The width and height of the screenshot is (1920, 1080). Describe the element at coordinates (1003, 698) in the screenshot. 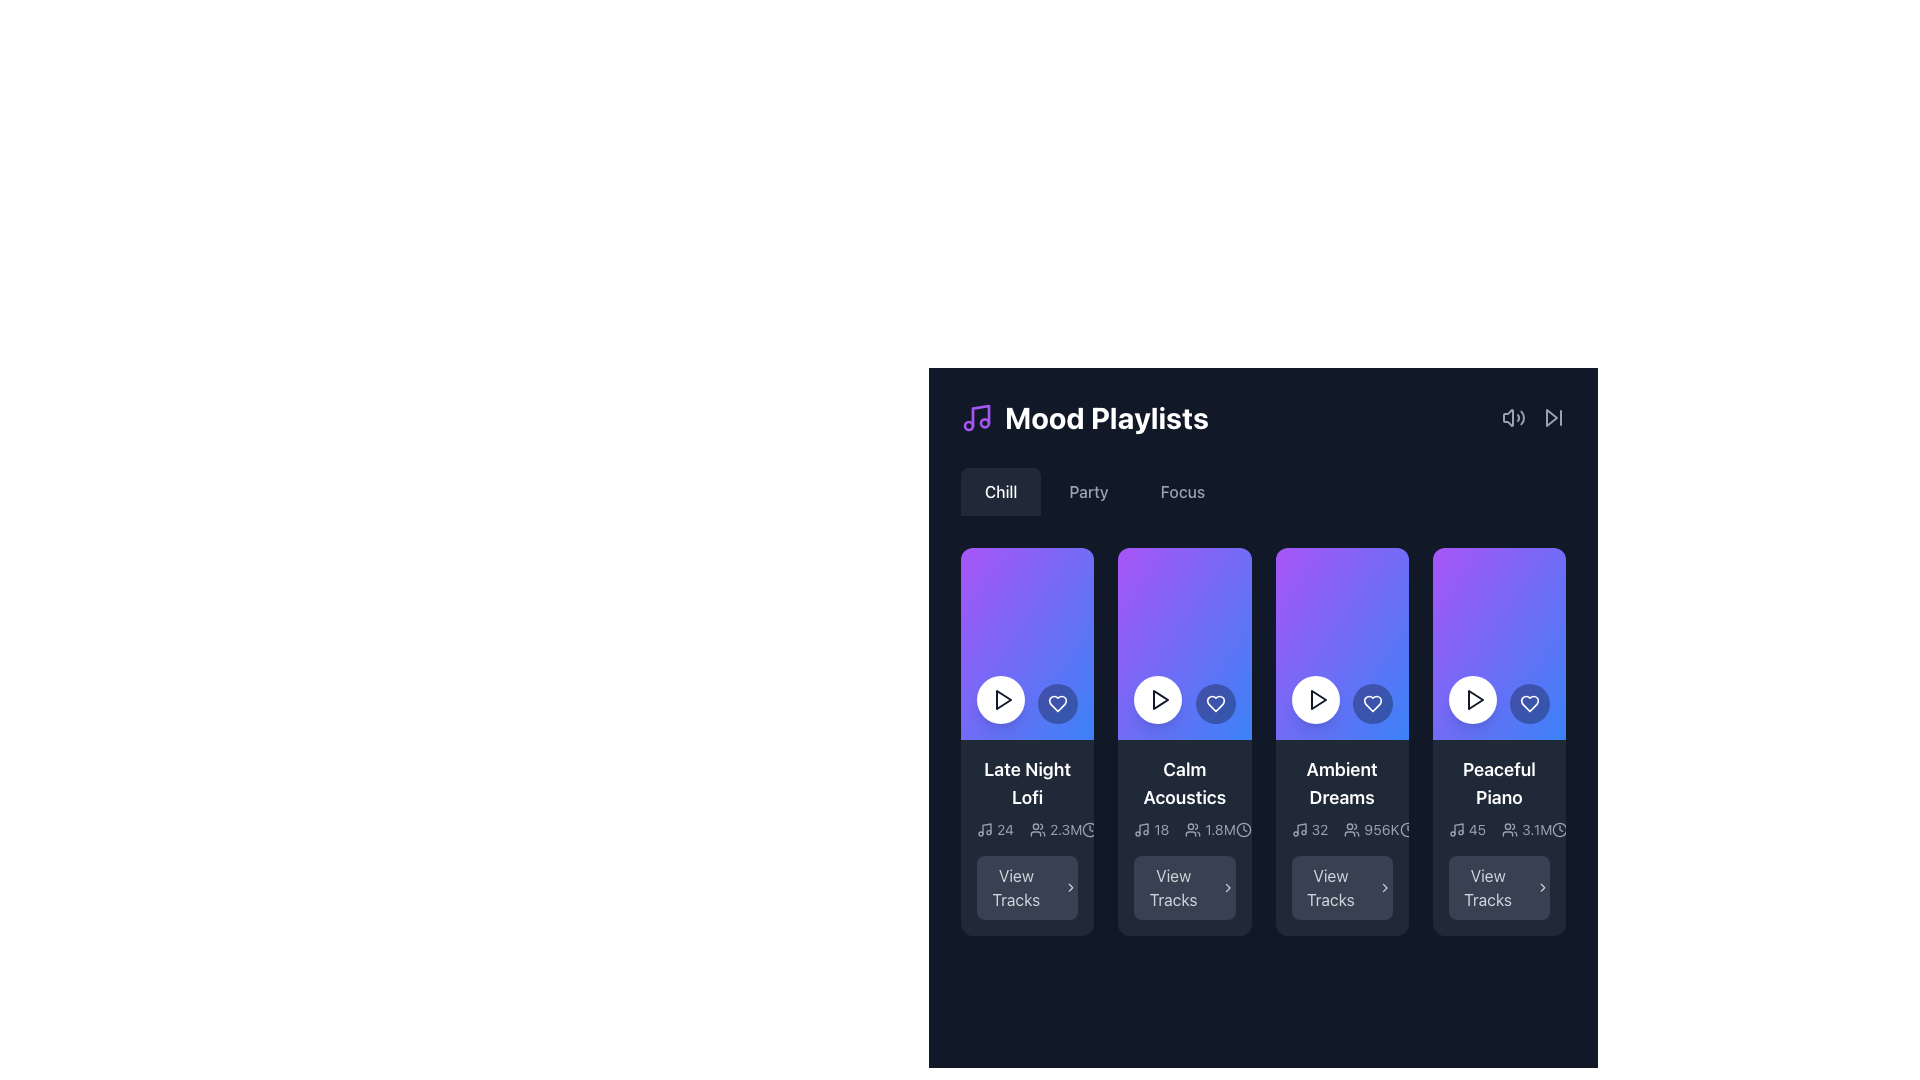

I see `the play button located at the bottom left of the first card in the 'Mood Playlists' section titled 'Late Night Lofi' to play the associated media` at that location.